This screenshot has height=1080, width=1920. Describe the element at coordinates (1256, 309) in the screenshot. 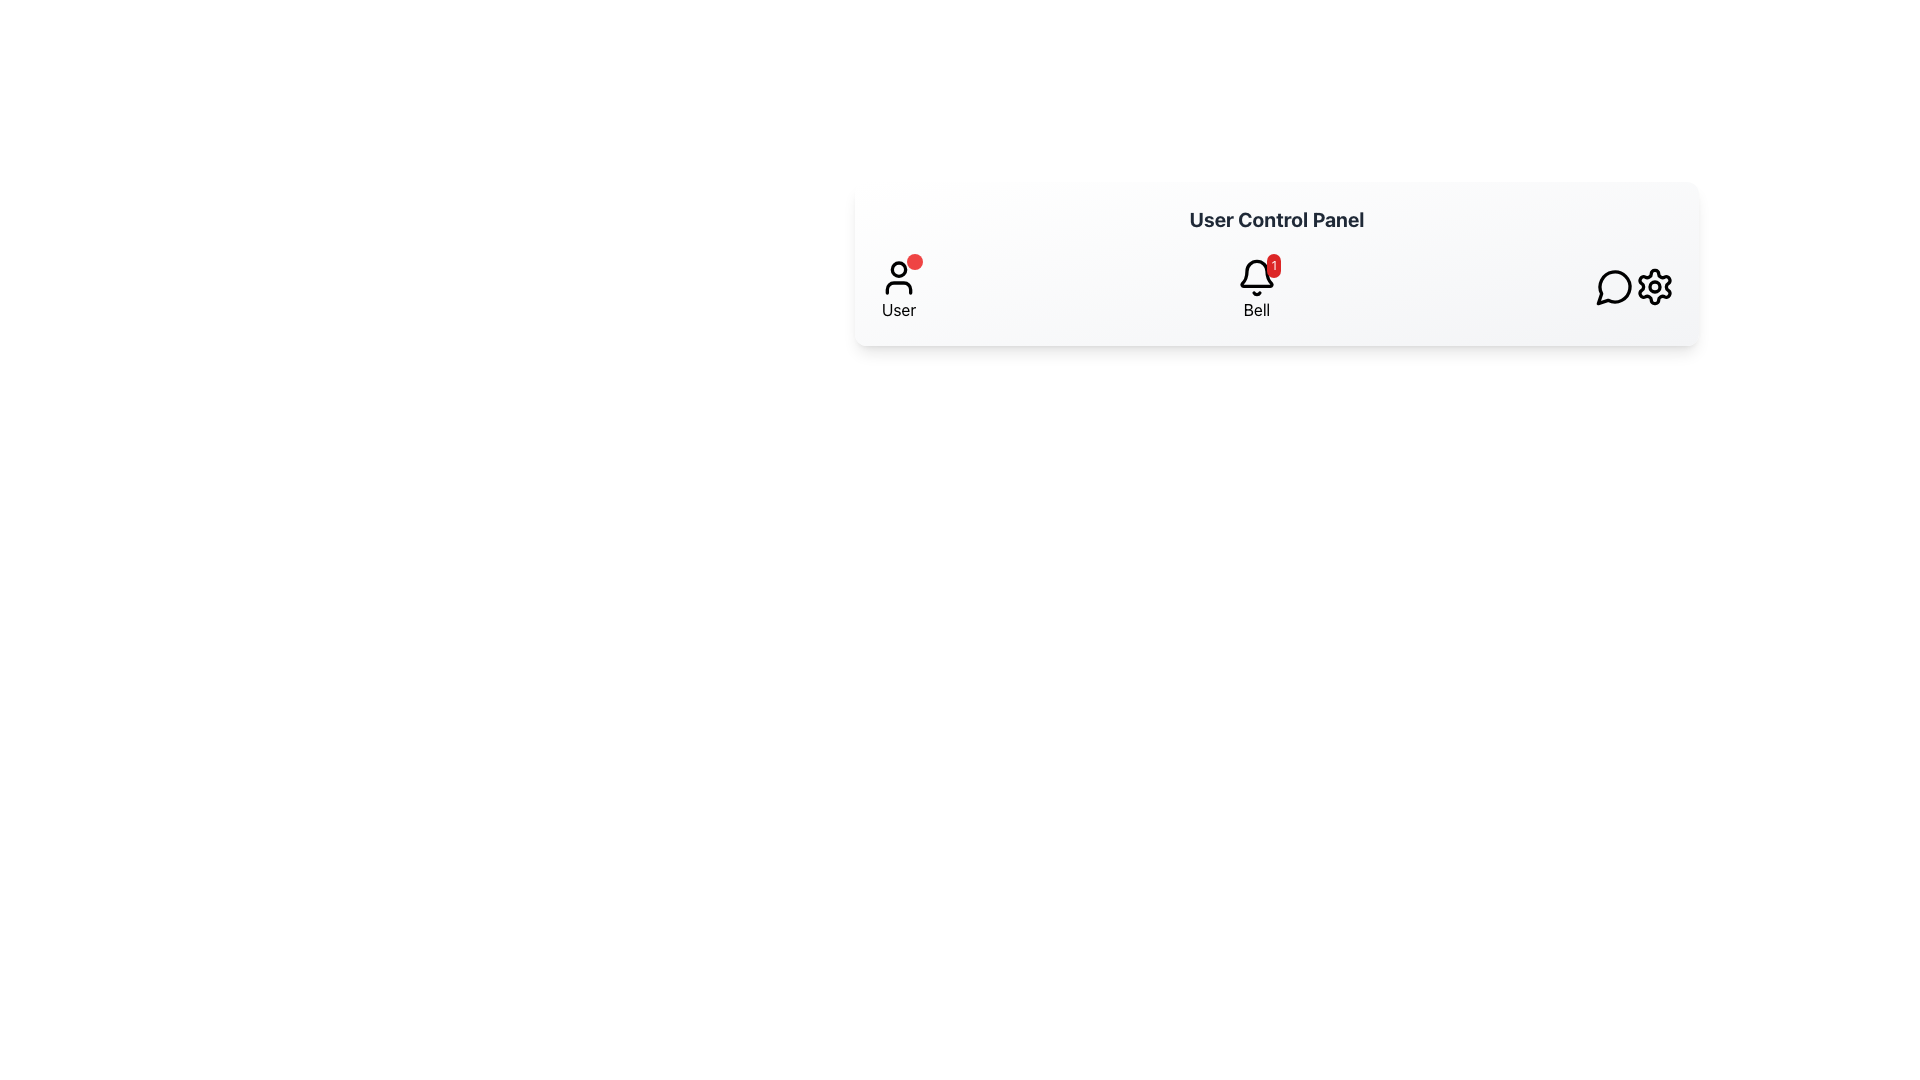

I see `the text label that describes the bell icon, located at the center of the horizontal navigation bar in the top section of the interface` at that location.